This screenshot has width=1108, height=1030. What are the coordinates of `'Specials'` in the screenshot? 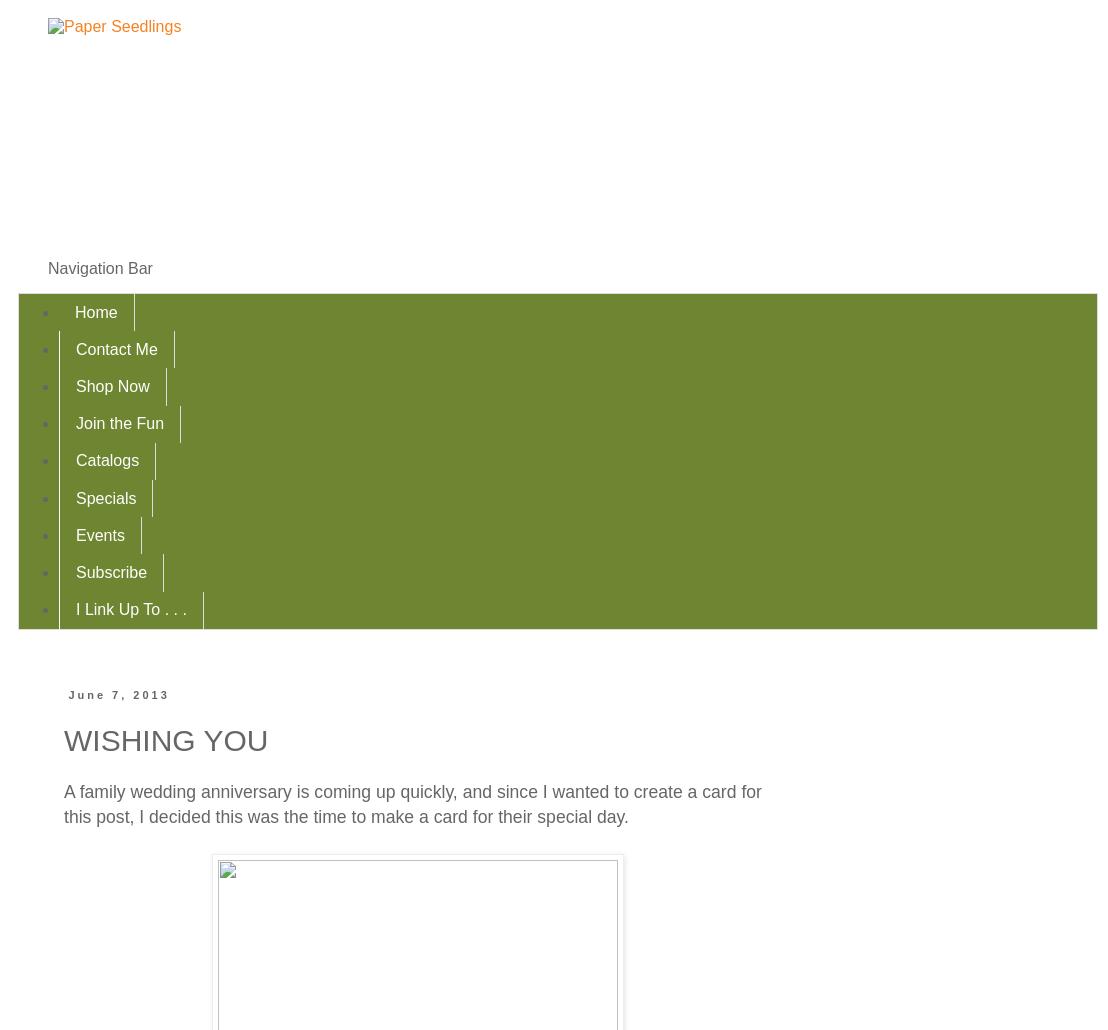 It's located at (106, 496).